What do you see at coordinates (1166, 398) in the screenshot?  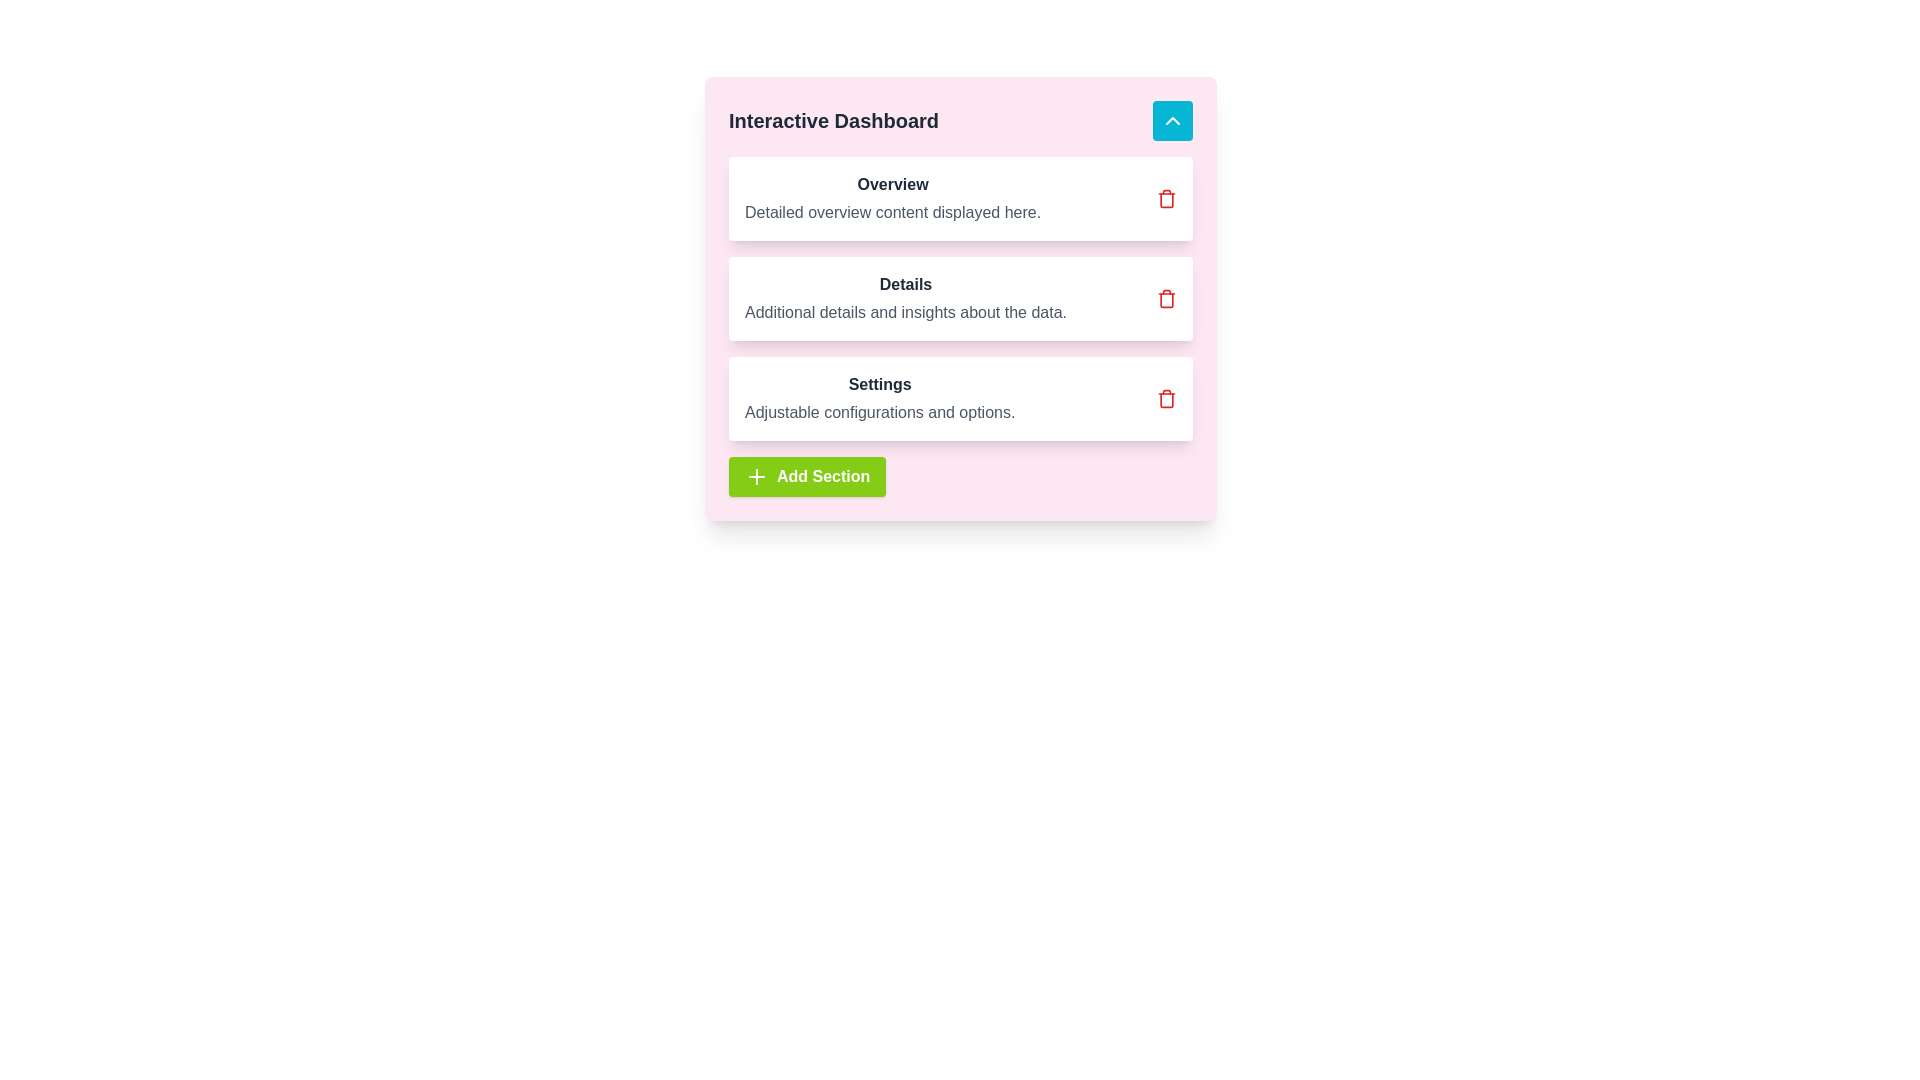 I see `the red trash bin icon button located in the 'Settings' section of the third card in the vertical stack` at bounding box center [1166, 398].